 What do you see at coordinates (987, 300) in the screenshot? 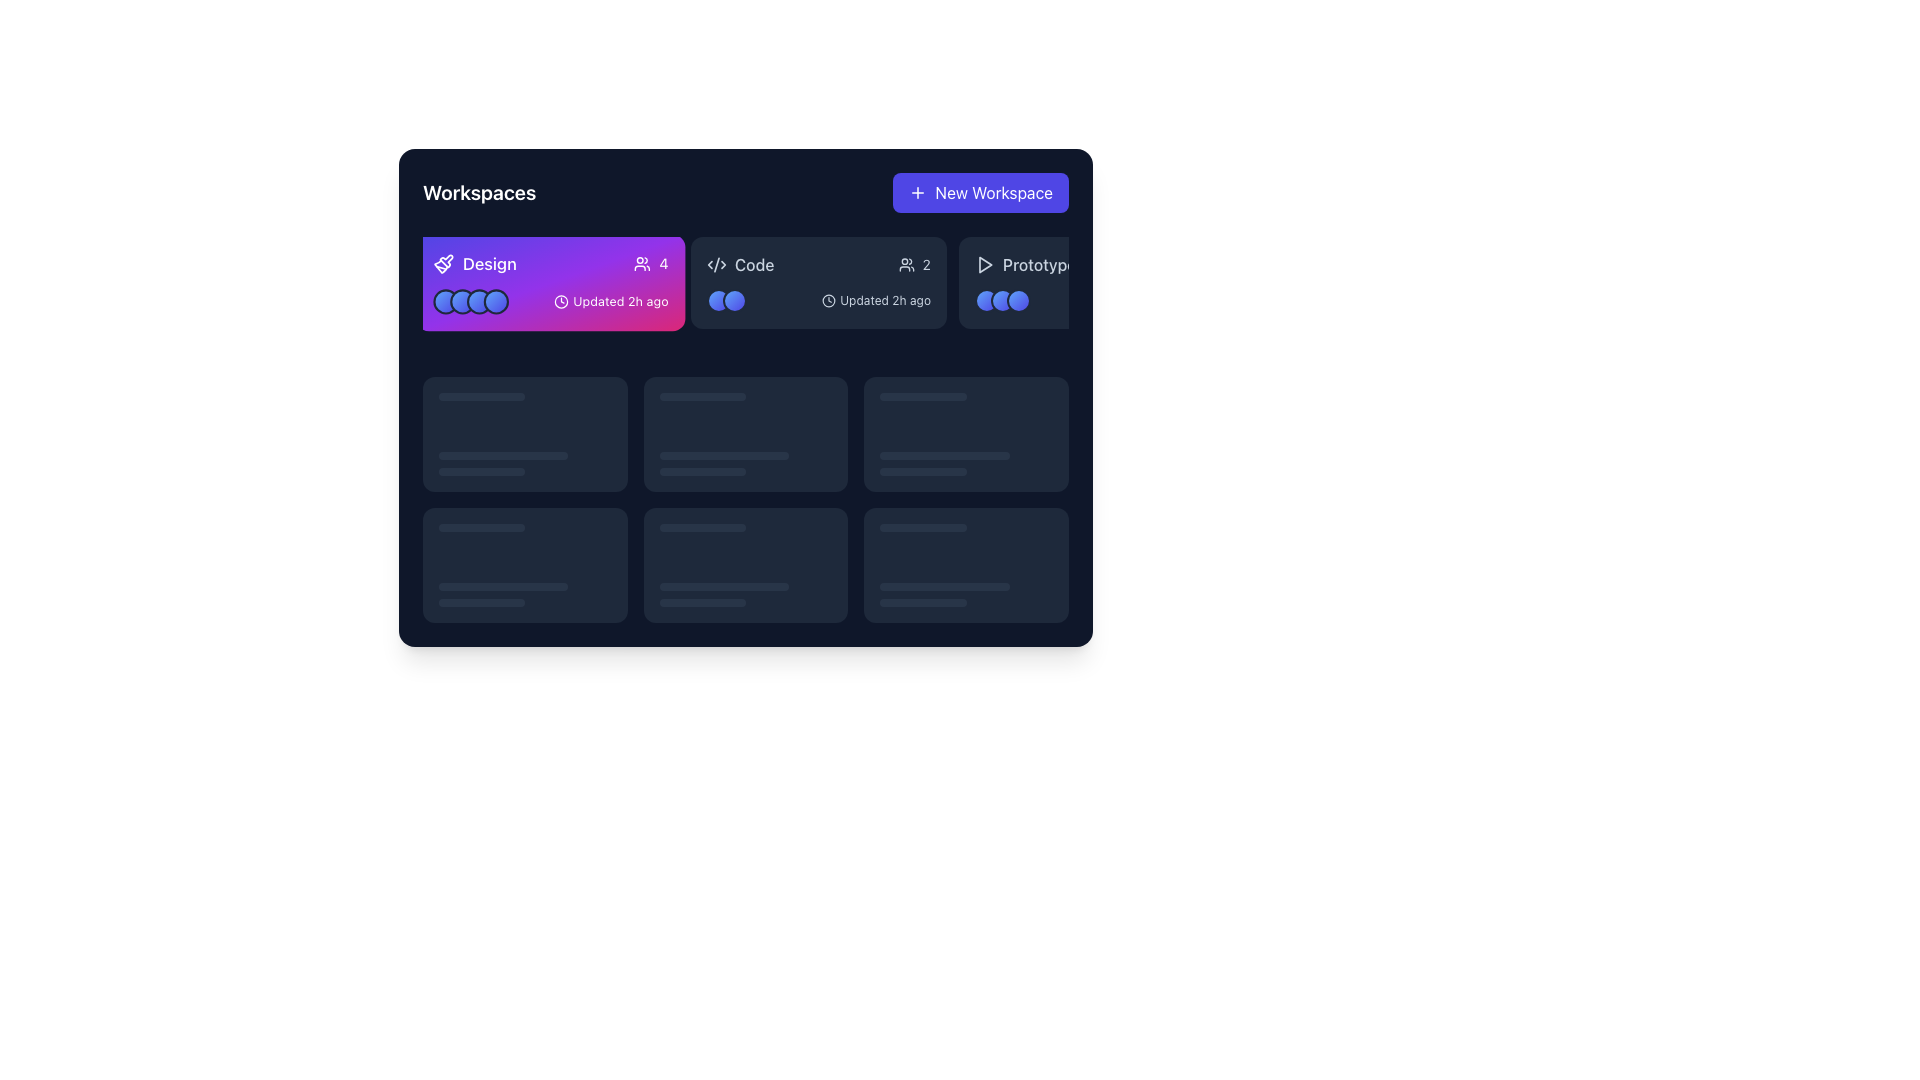
I see `the first decorative graphical element (circle with gradient) in the horizontal group of three circles located in the top-right area of the 'Prototype' workspace section` at bounding box center [987, 300].